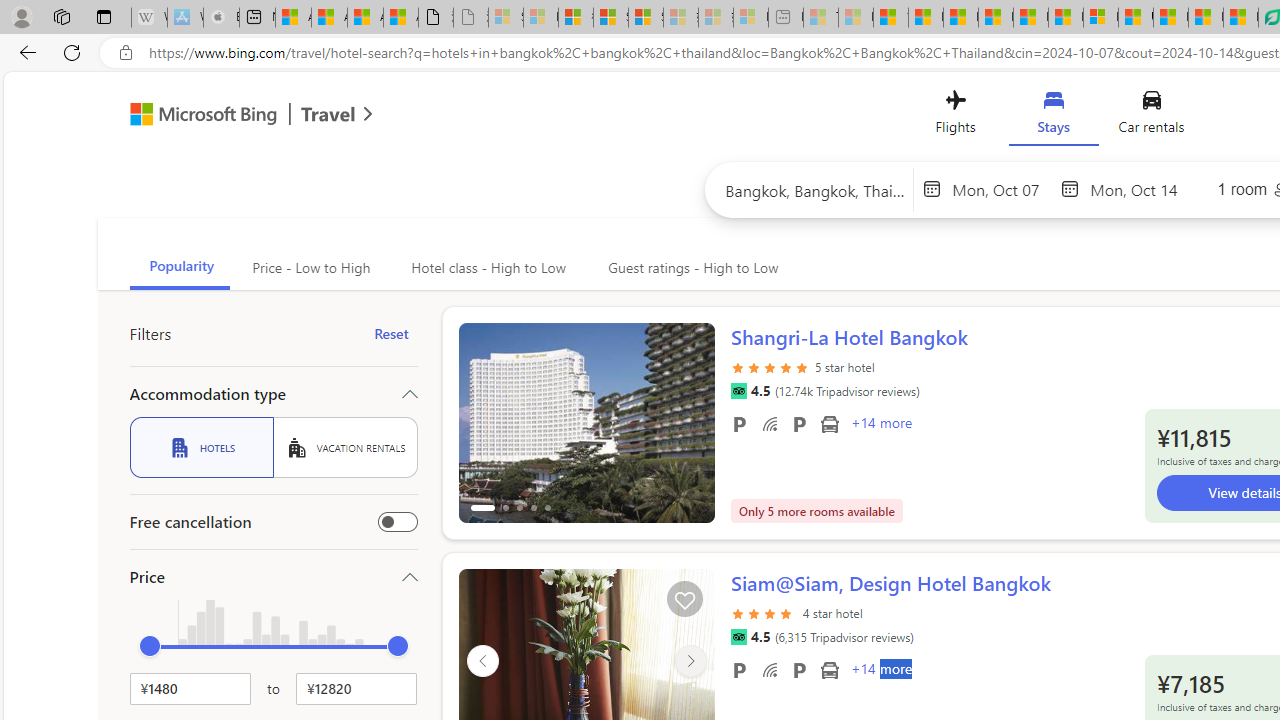  What do you see at coordinates (880, 671) in the screenshot?
I see `'+14 More Amenities'` at bounding box center [880, 671].